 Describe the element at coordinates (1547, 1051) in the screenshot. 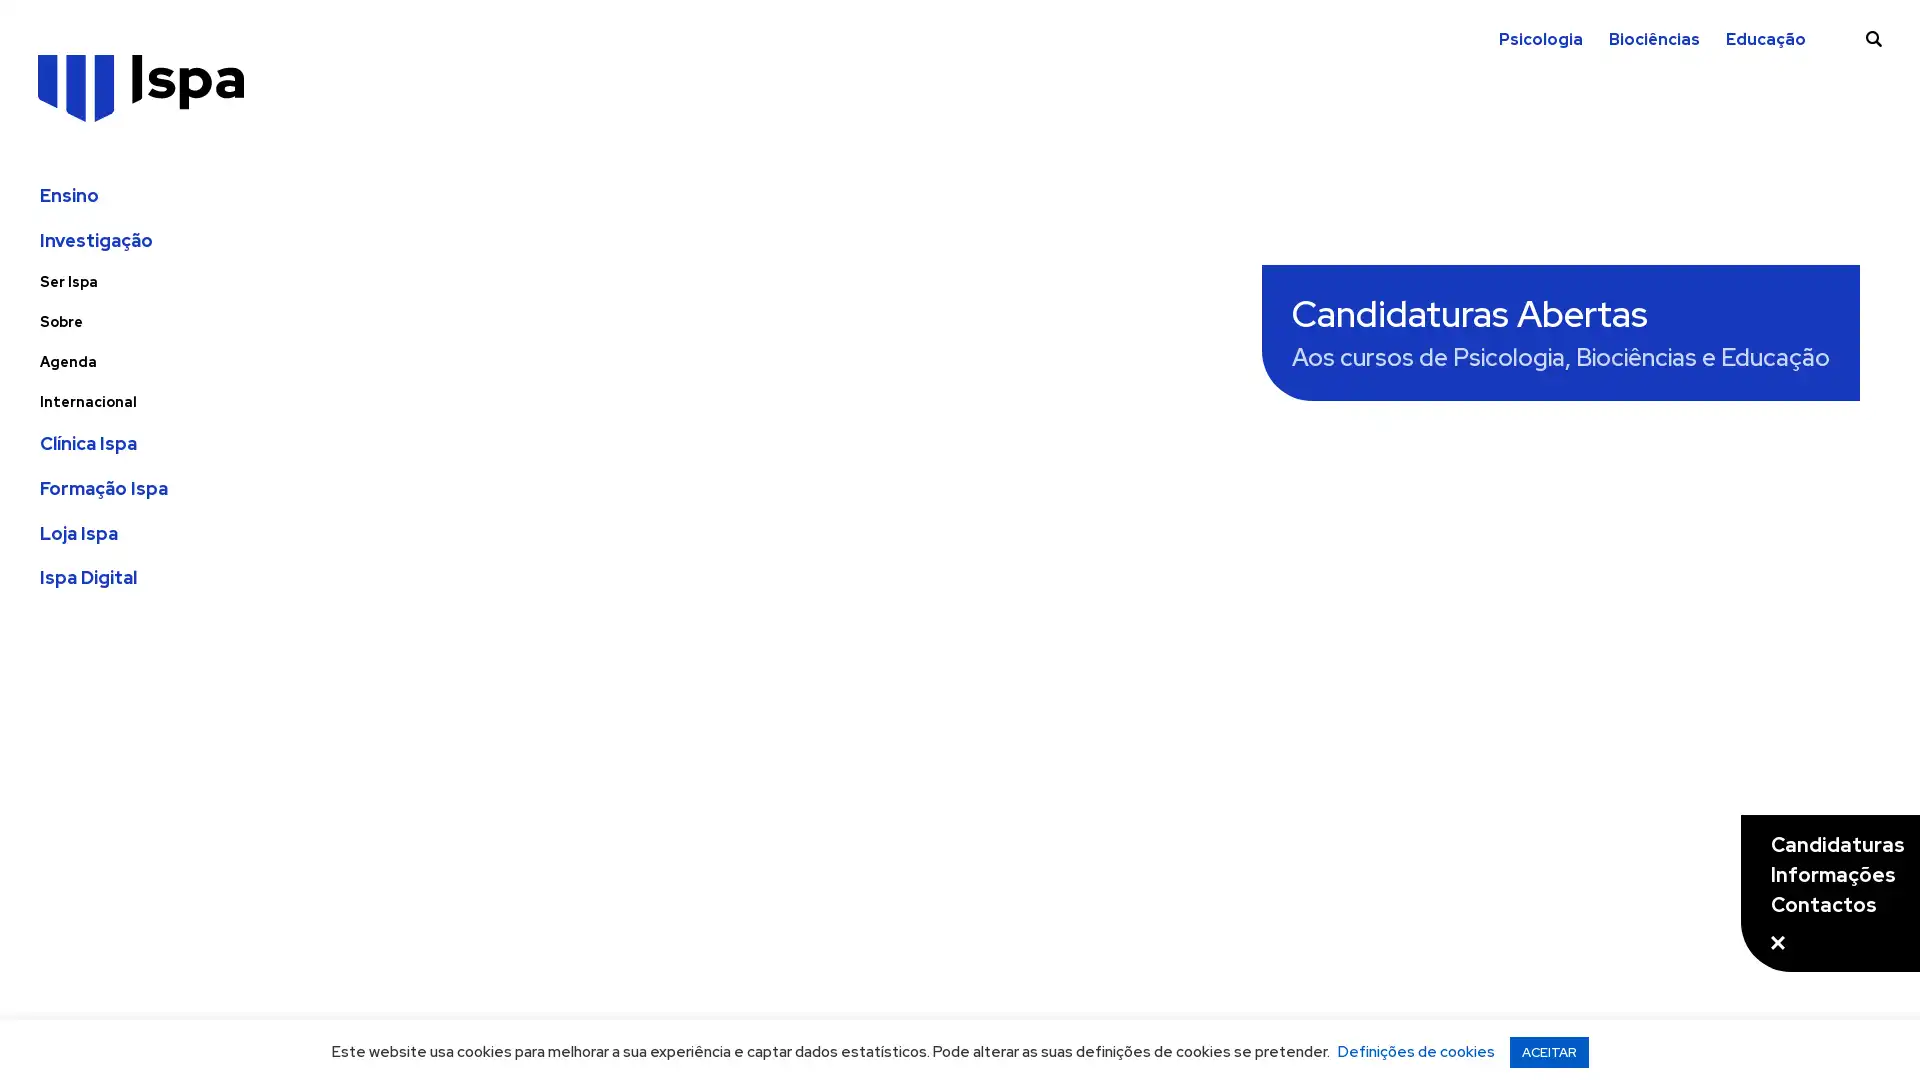

I see `ACEITAR` at that location.